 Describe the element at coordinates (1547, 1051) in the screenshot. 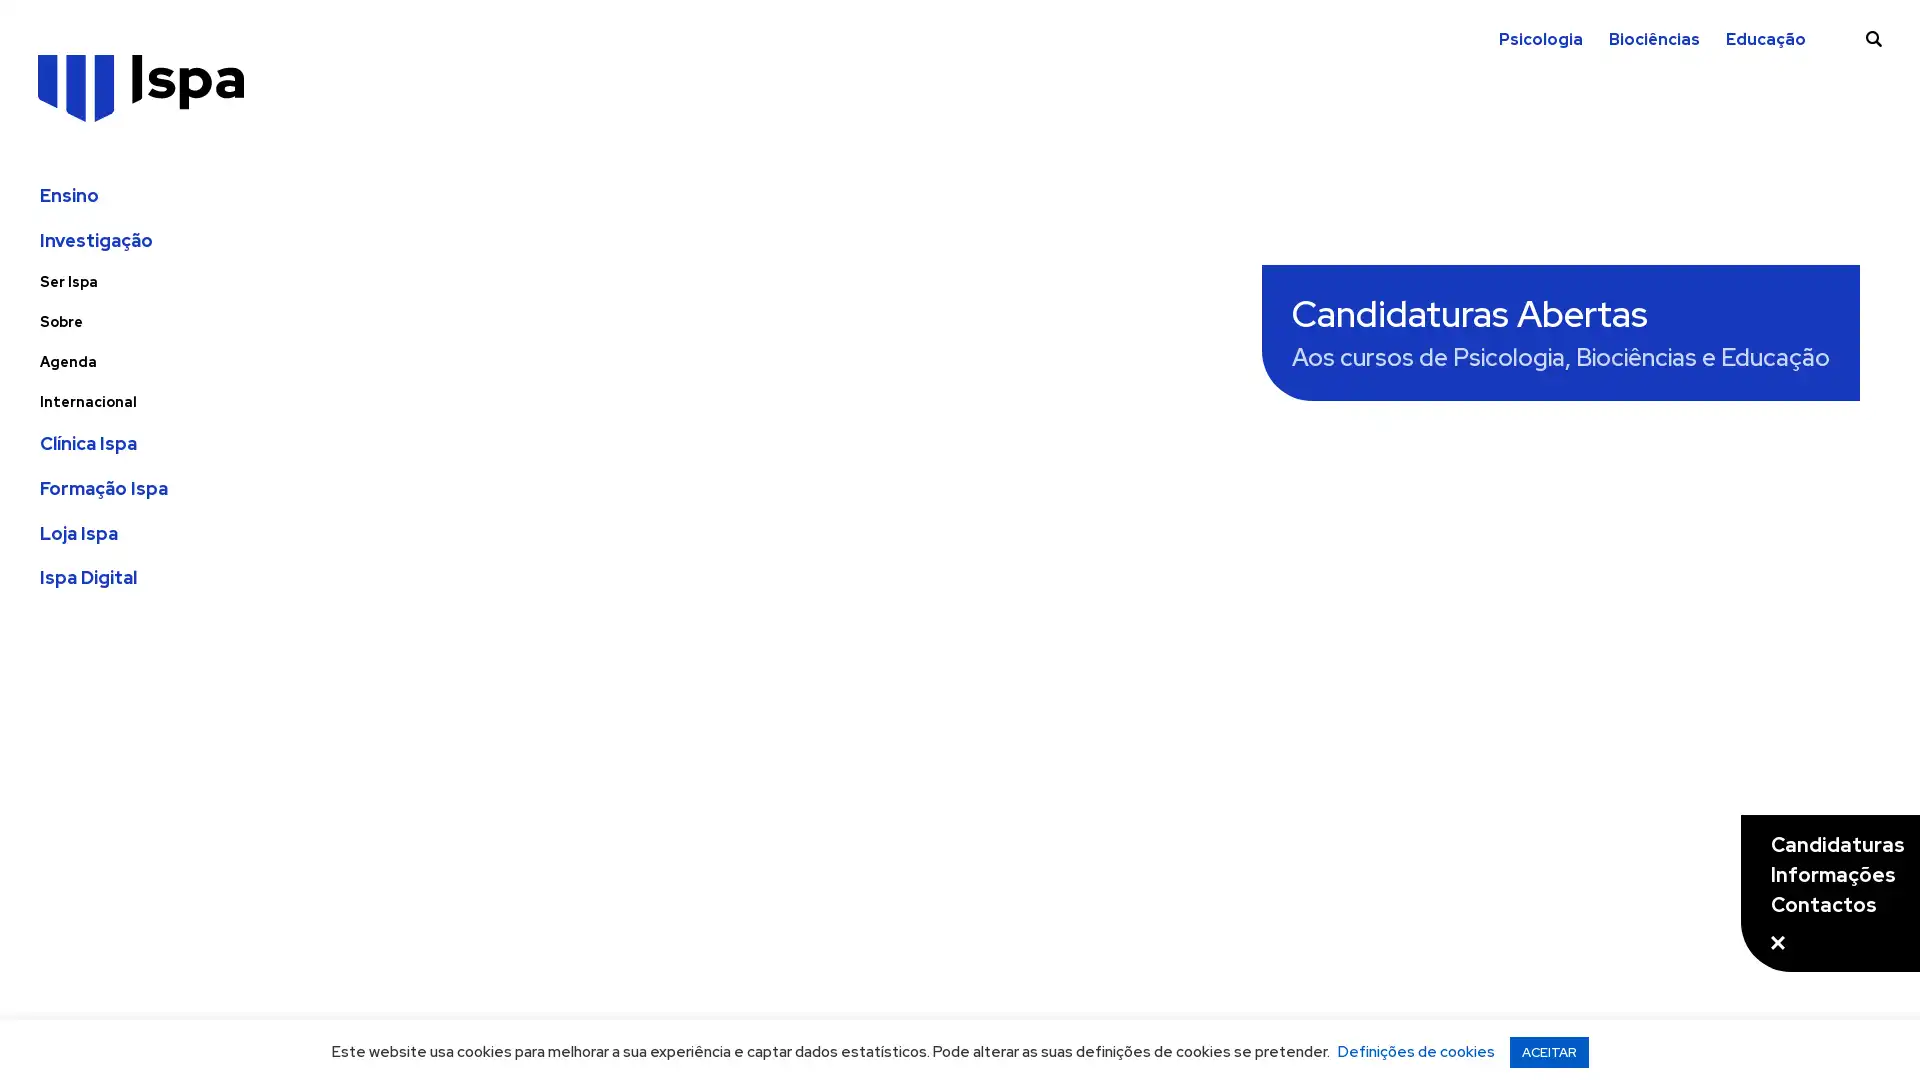

I see `ACEITAR` at that location.